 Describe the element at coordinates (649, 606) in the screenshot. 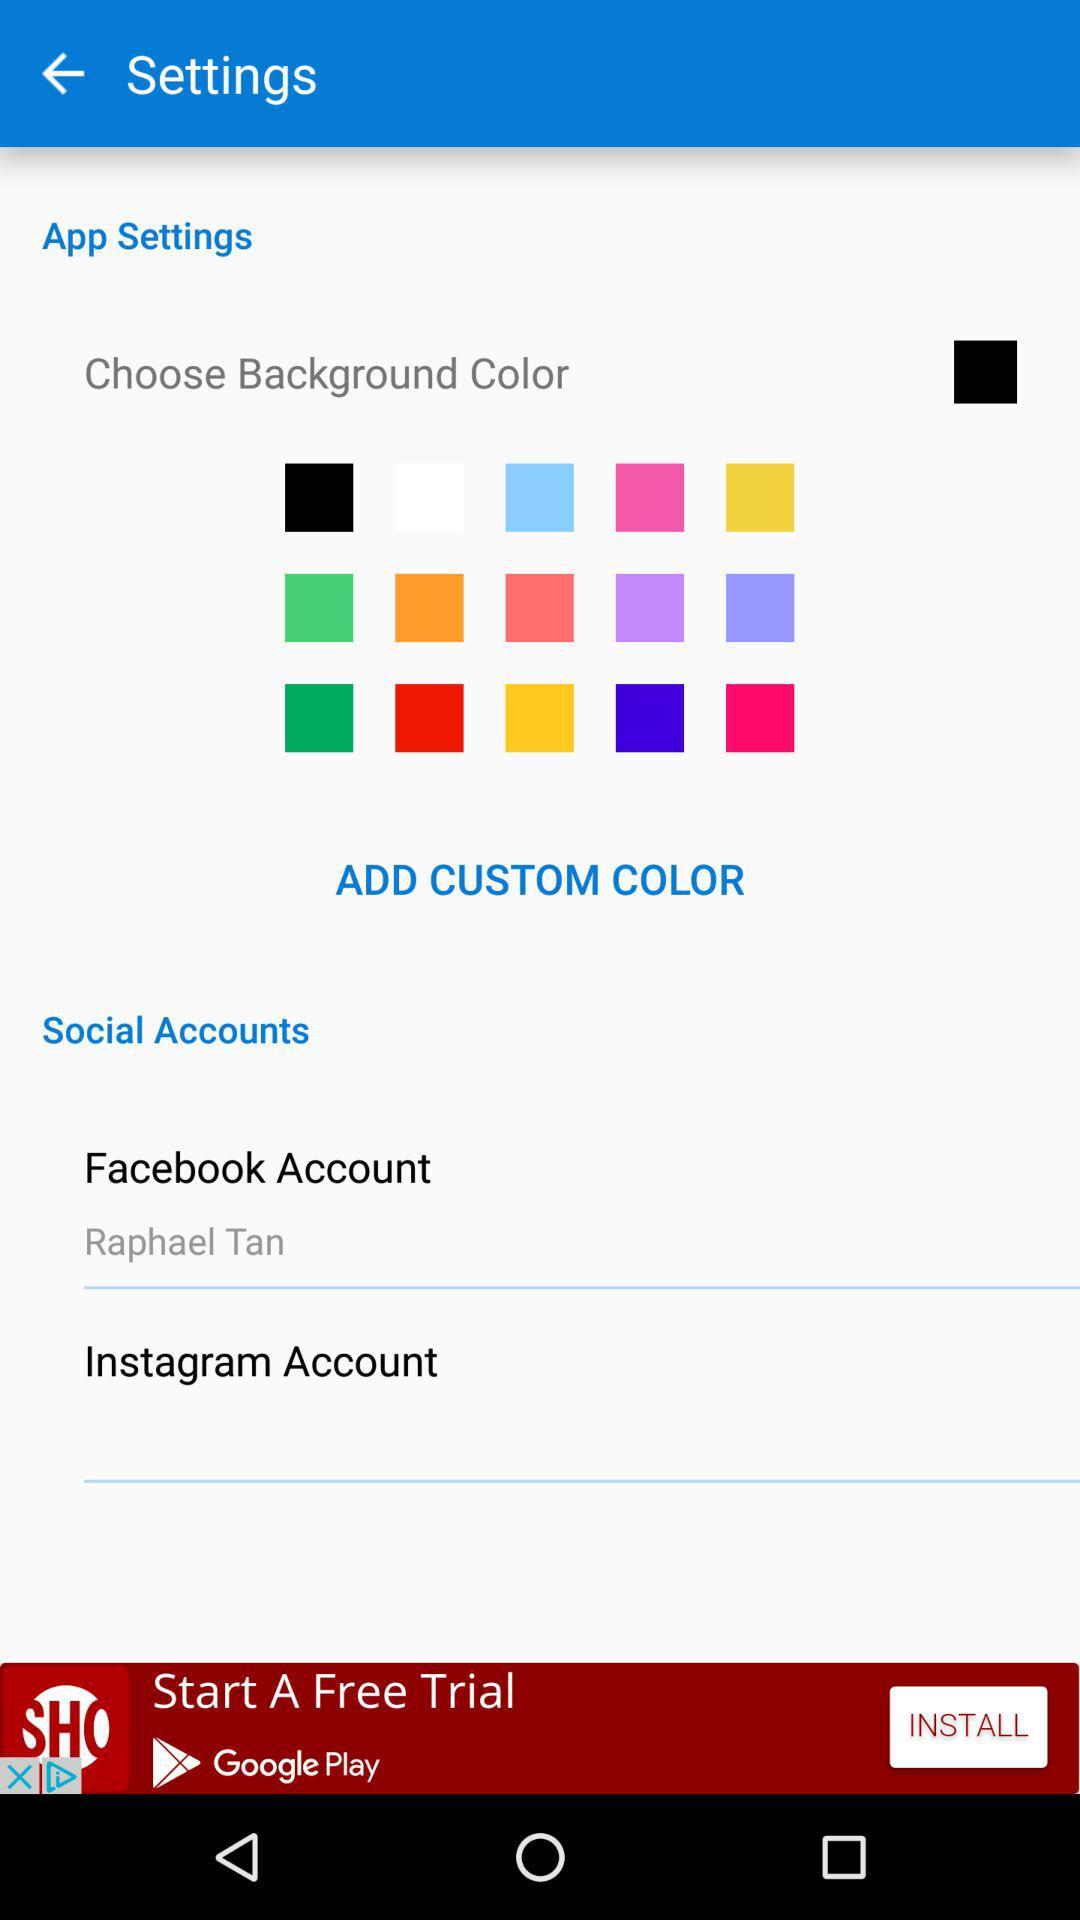

I see `color palette` at that location.